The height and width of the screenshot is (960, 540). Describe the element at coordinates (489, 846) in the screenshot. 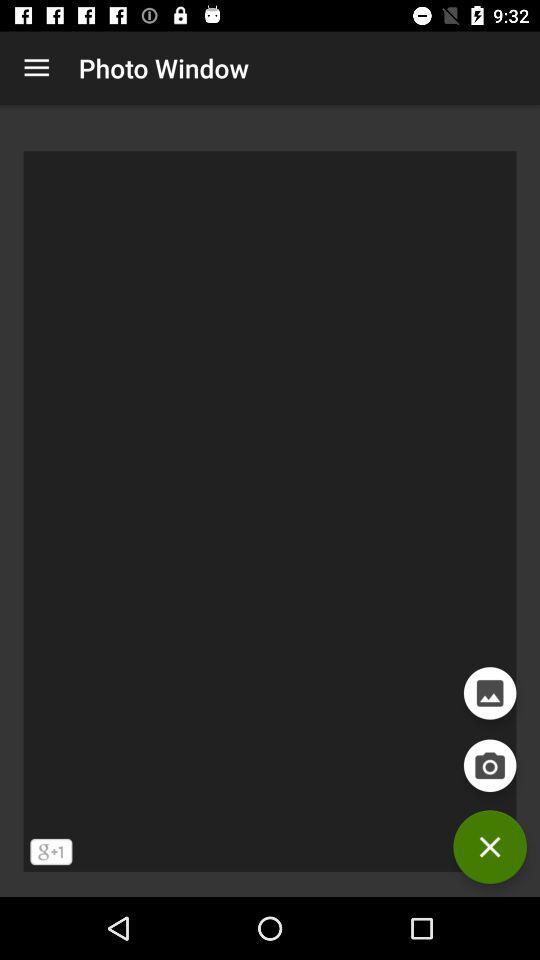

I see `the close icon` at that location.